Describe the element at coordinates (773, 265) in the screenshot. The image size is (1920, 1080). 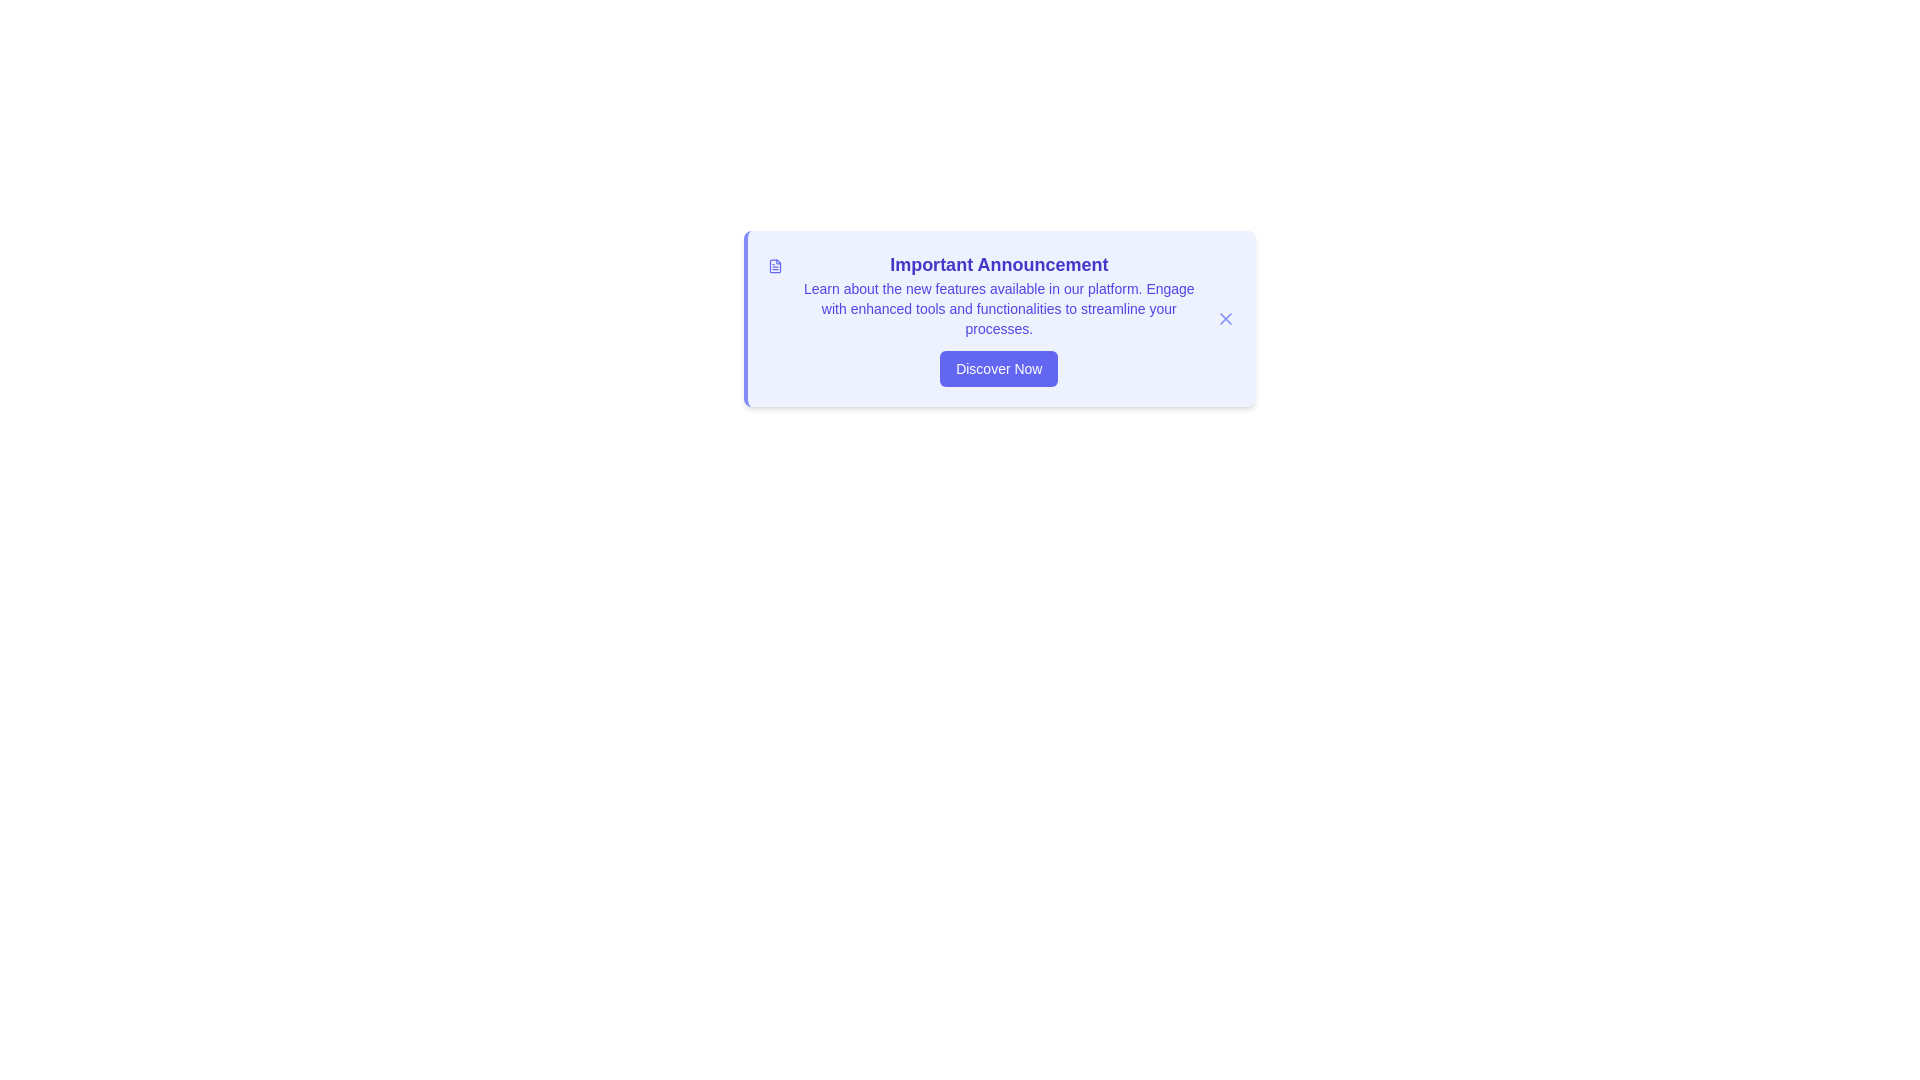
I see `the icon to observe hover effects` at that location.